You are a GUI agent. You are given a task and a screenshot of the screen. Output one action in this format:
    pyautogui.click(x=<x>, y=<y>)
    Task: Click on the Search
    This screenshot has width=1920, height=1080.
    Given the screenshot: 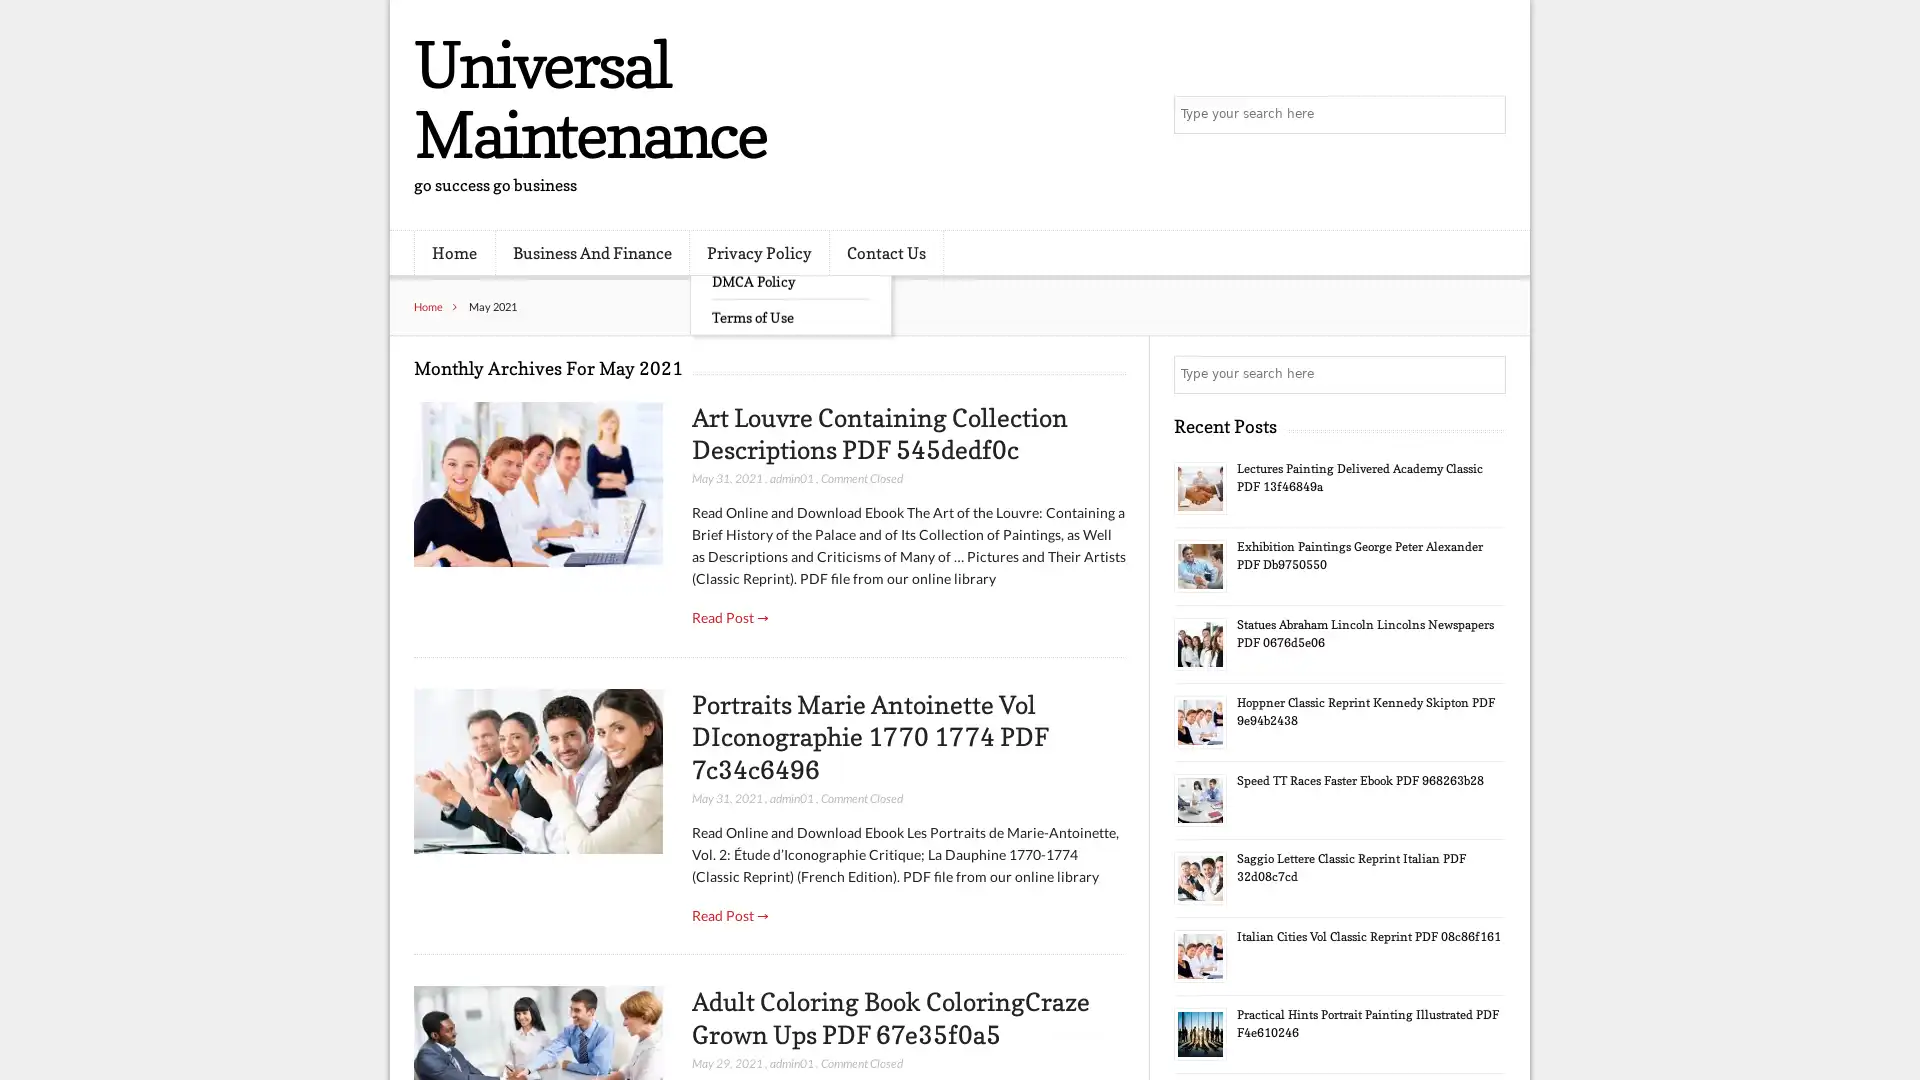 What is the action you would take?
    pyautogui.click(x=1485, y=374)
    